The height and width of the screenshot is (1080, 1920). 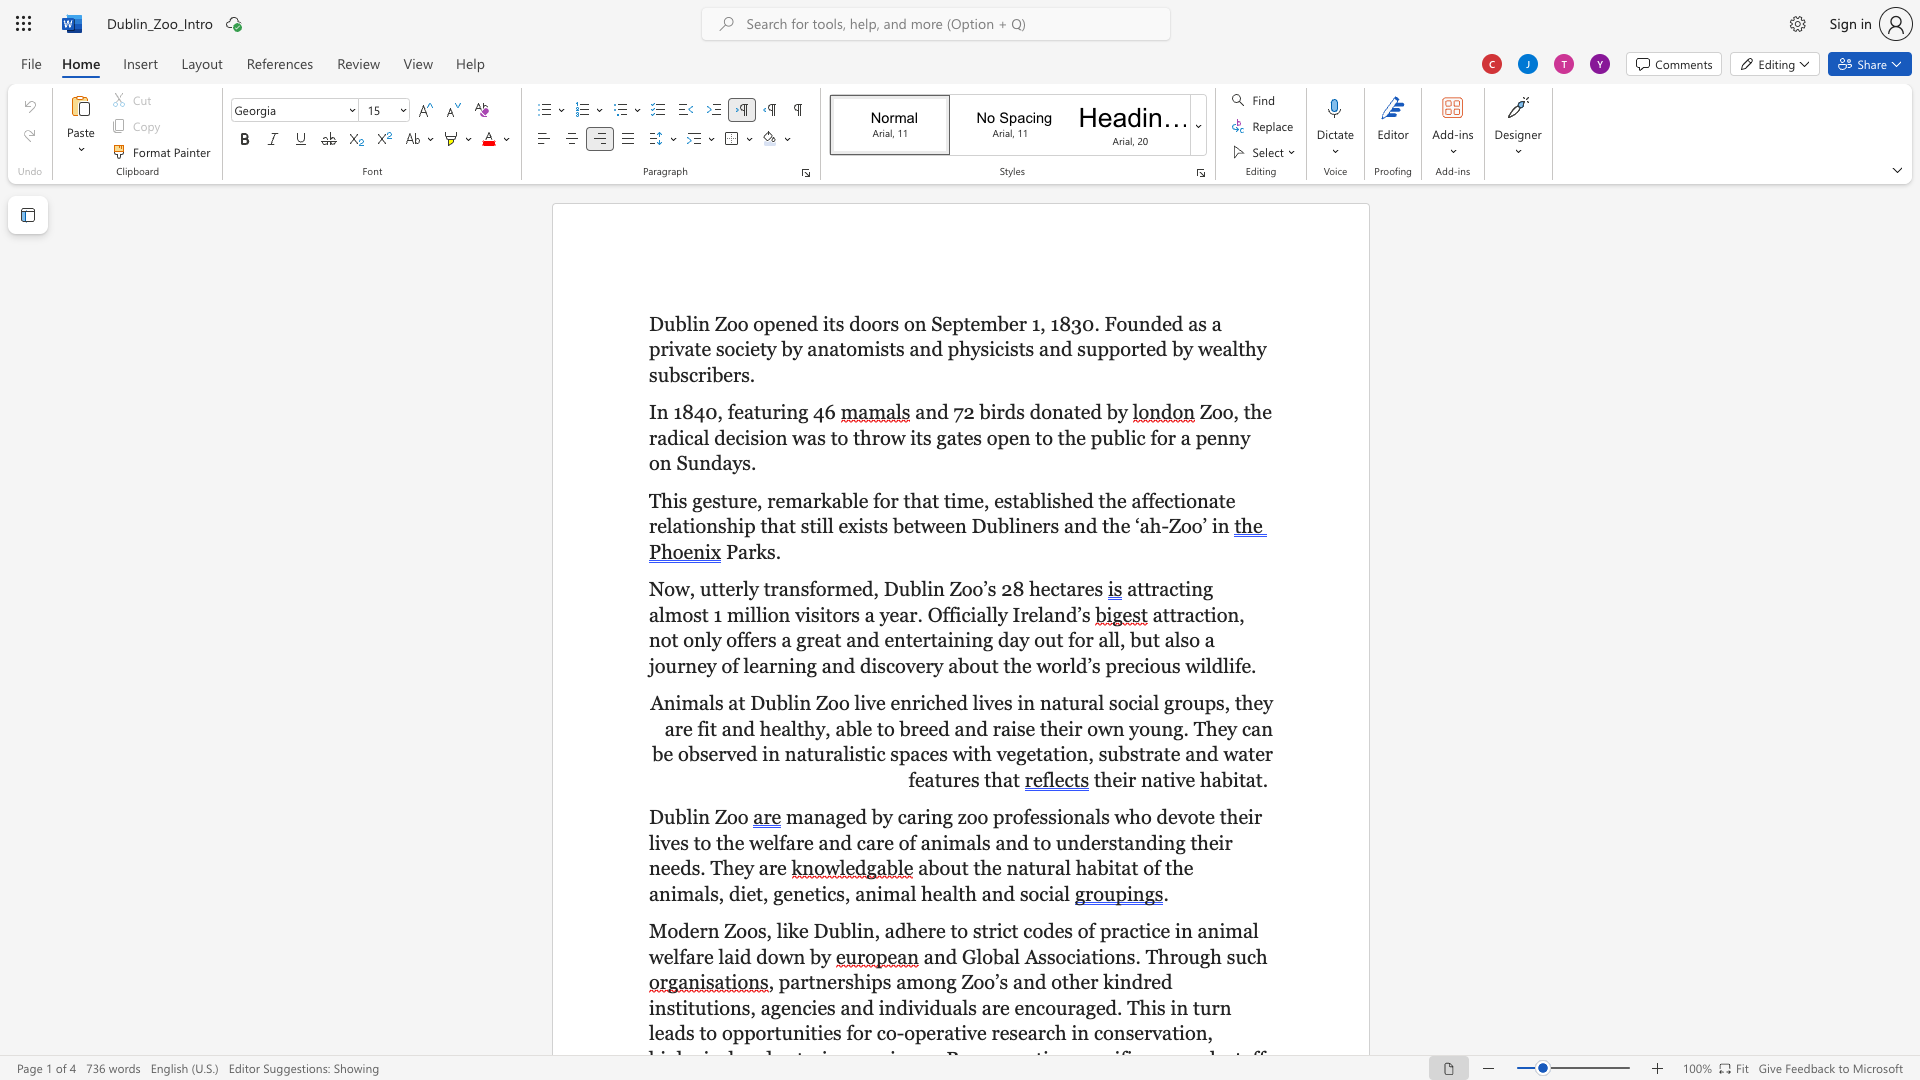 What do you see at coordinates (1023, 867) in the screenshot?
I see `the 2th character "a" in the text` at bounding box center [1023, 867].